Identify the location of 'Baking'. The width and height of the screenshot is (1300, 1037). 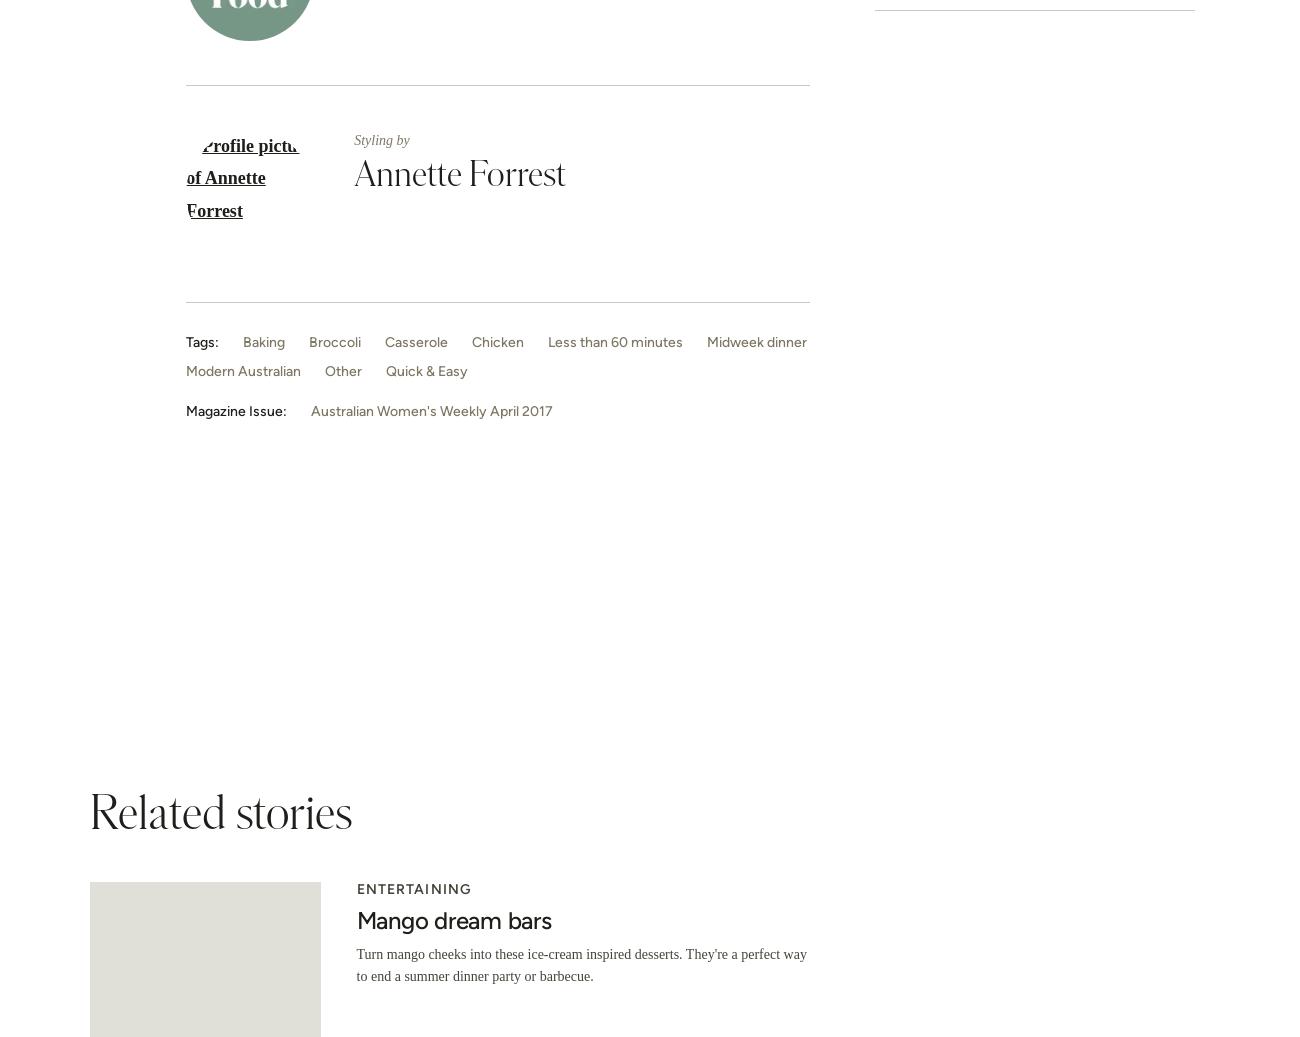
(263, 340).